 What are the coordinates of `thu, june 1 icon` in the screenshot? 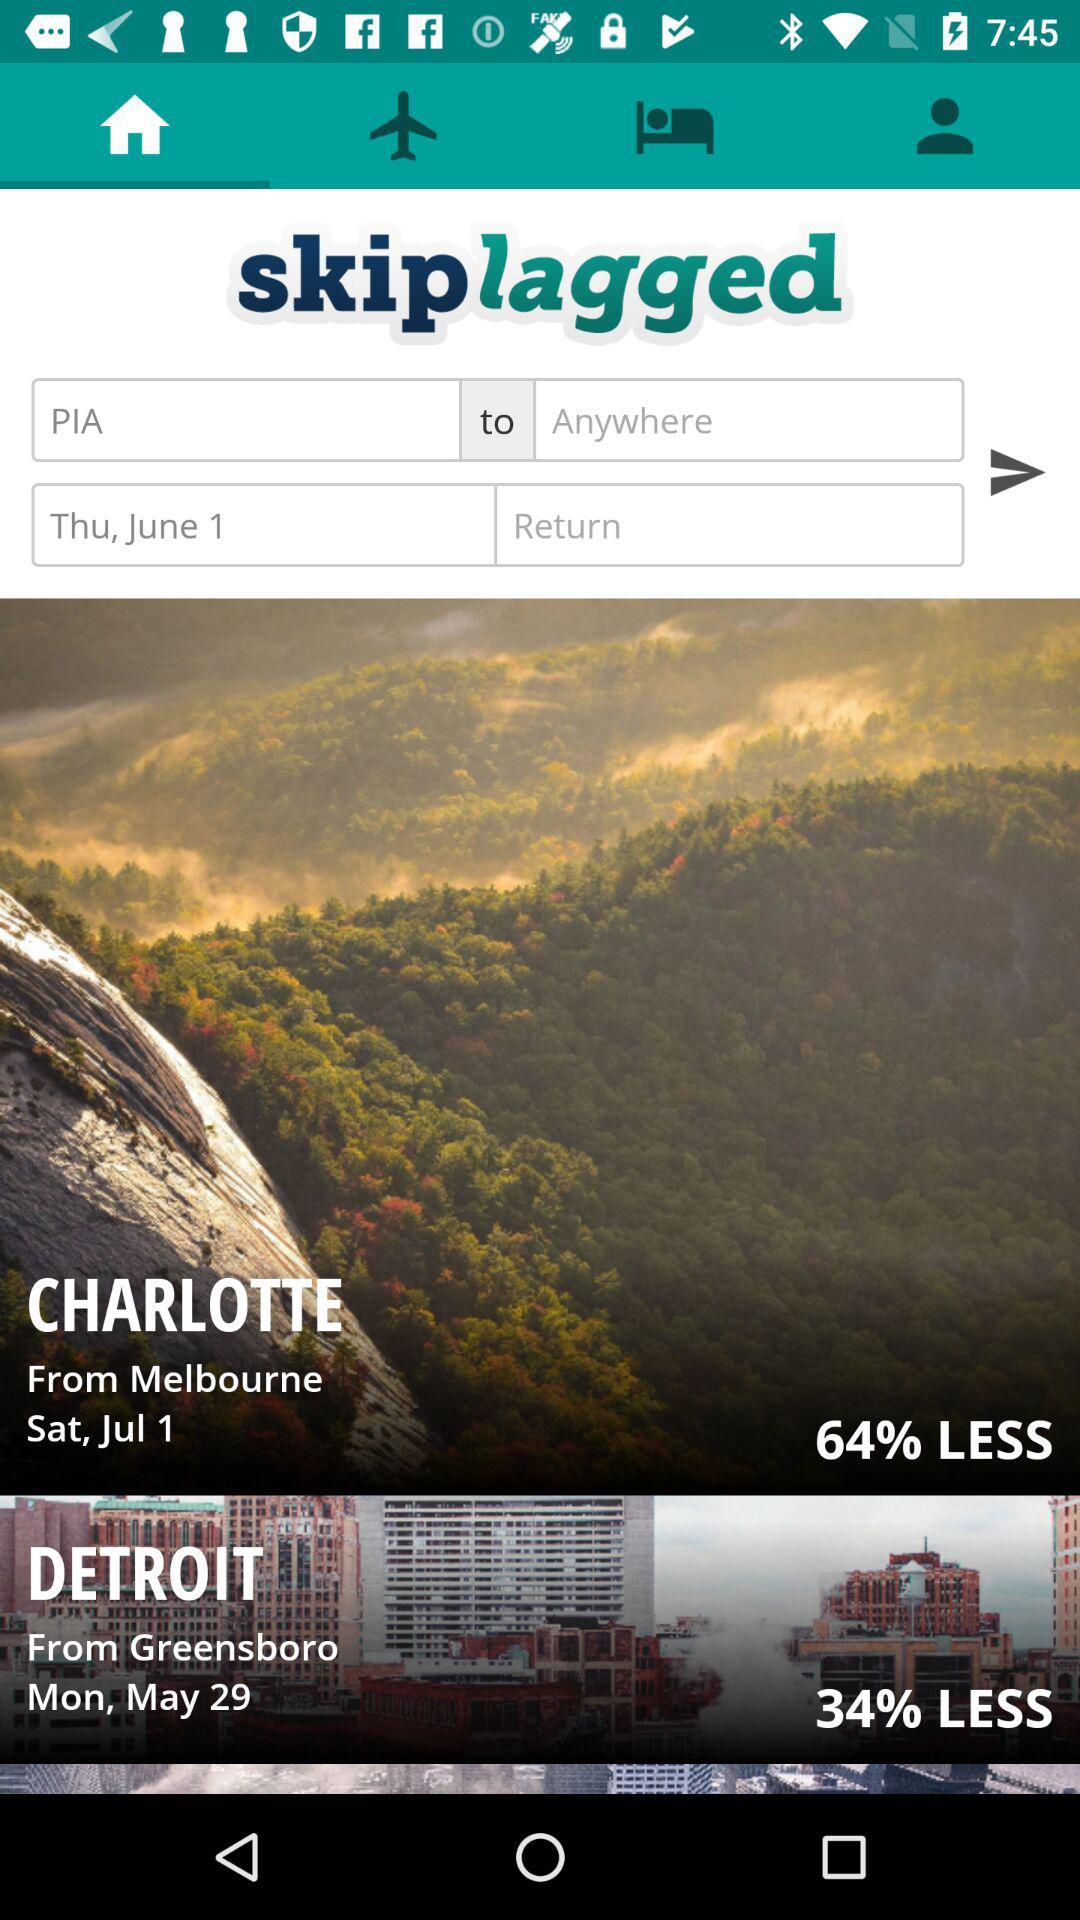 It's located at (265, 524).